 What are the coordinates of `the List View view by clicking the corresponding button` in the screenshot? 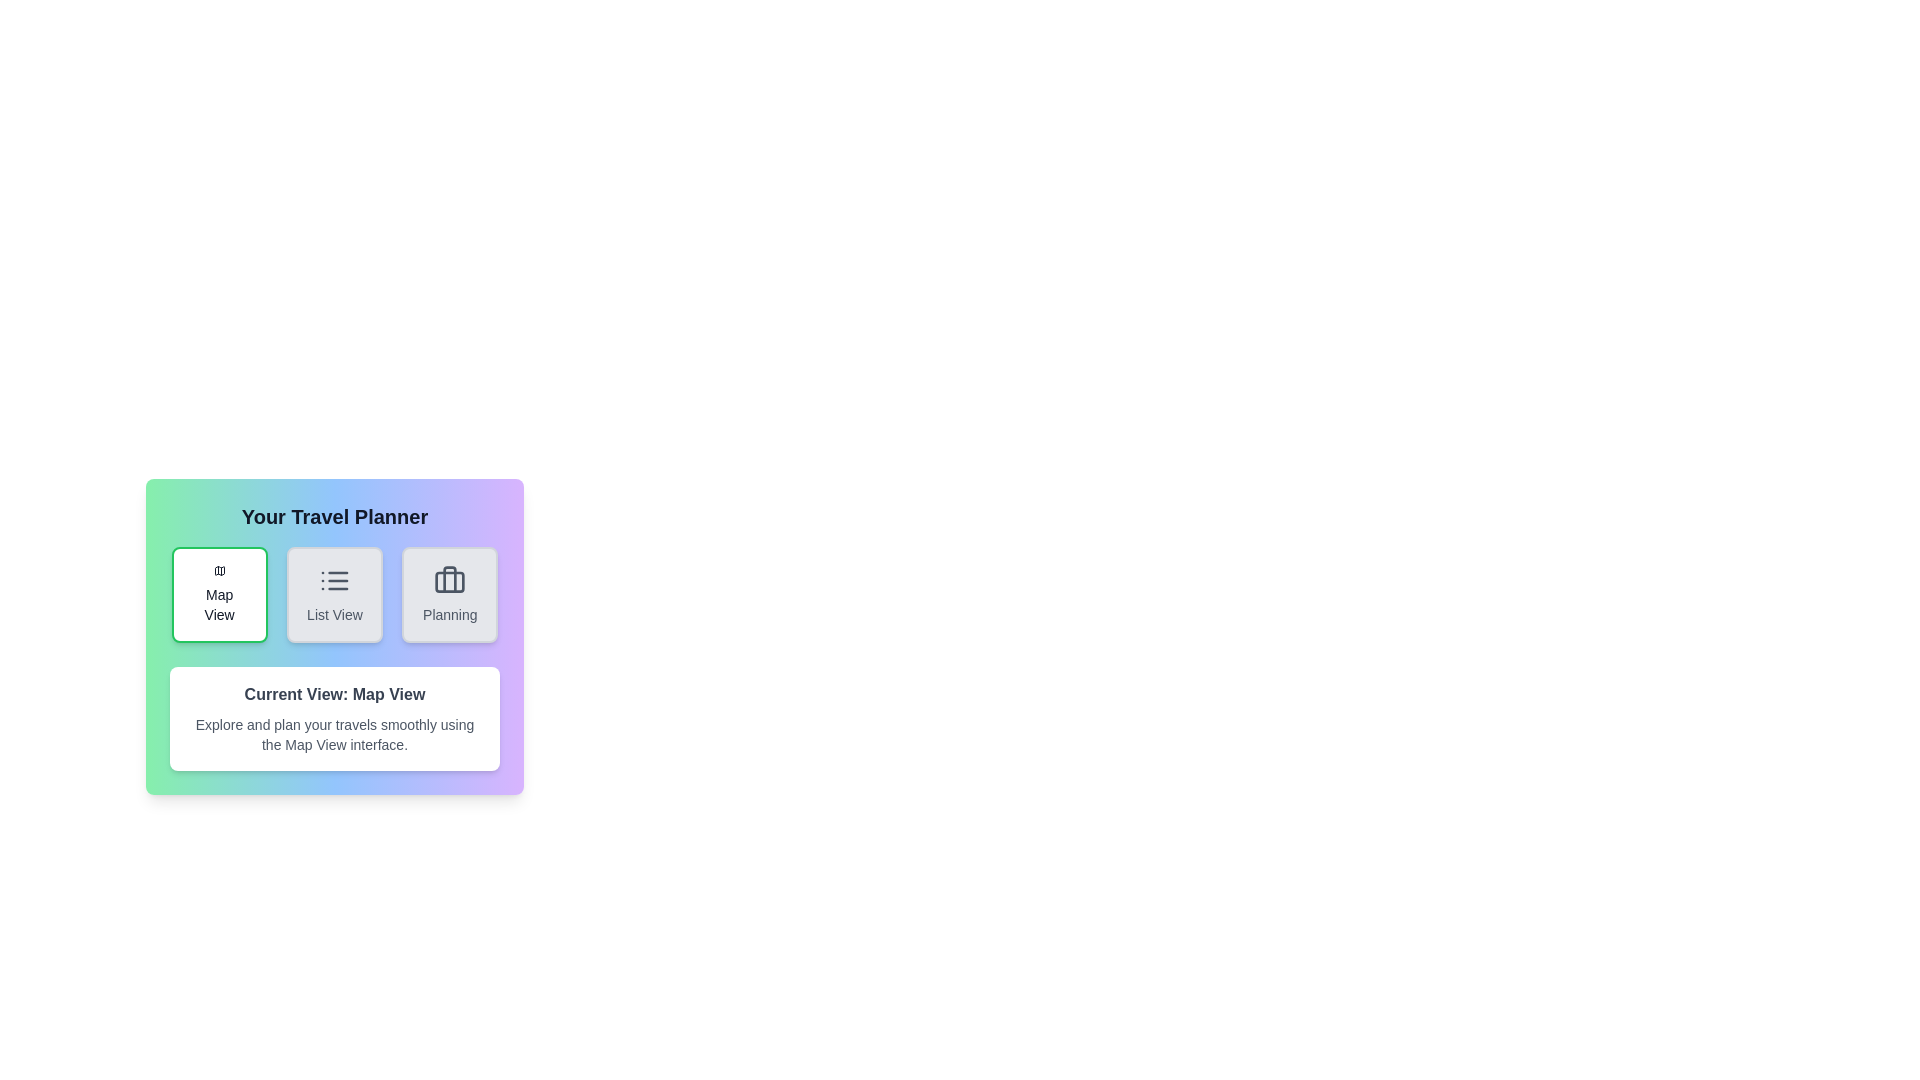 It's located at (335, 593).